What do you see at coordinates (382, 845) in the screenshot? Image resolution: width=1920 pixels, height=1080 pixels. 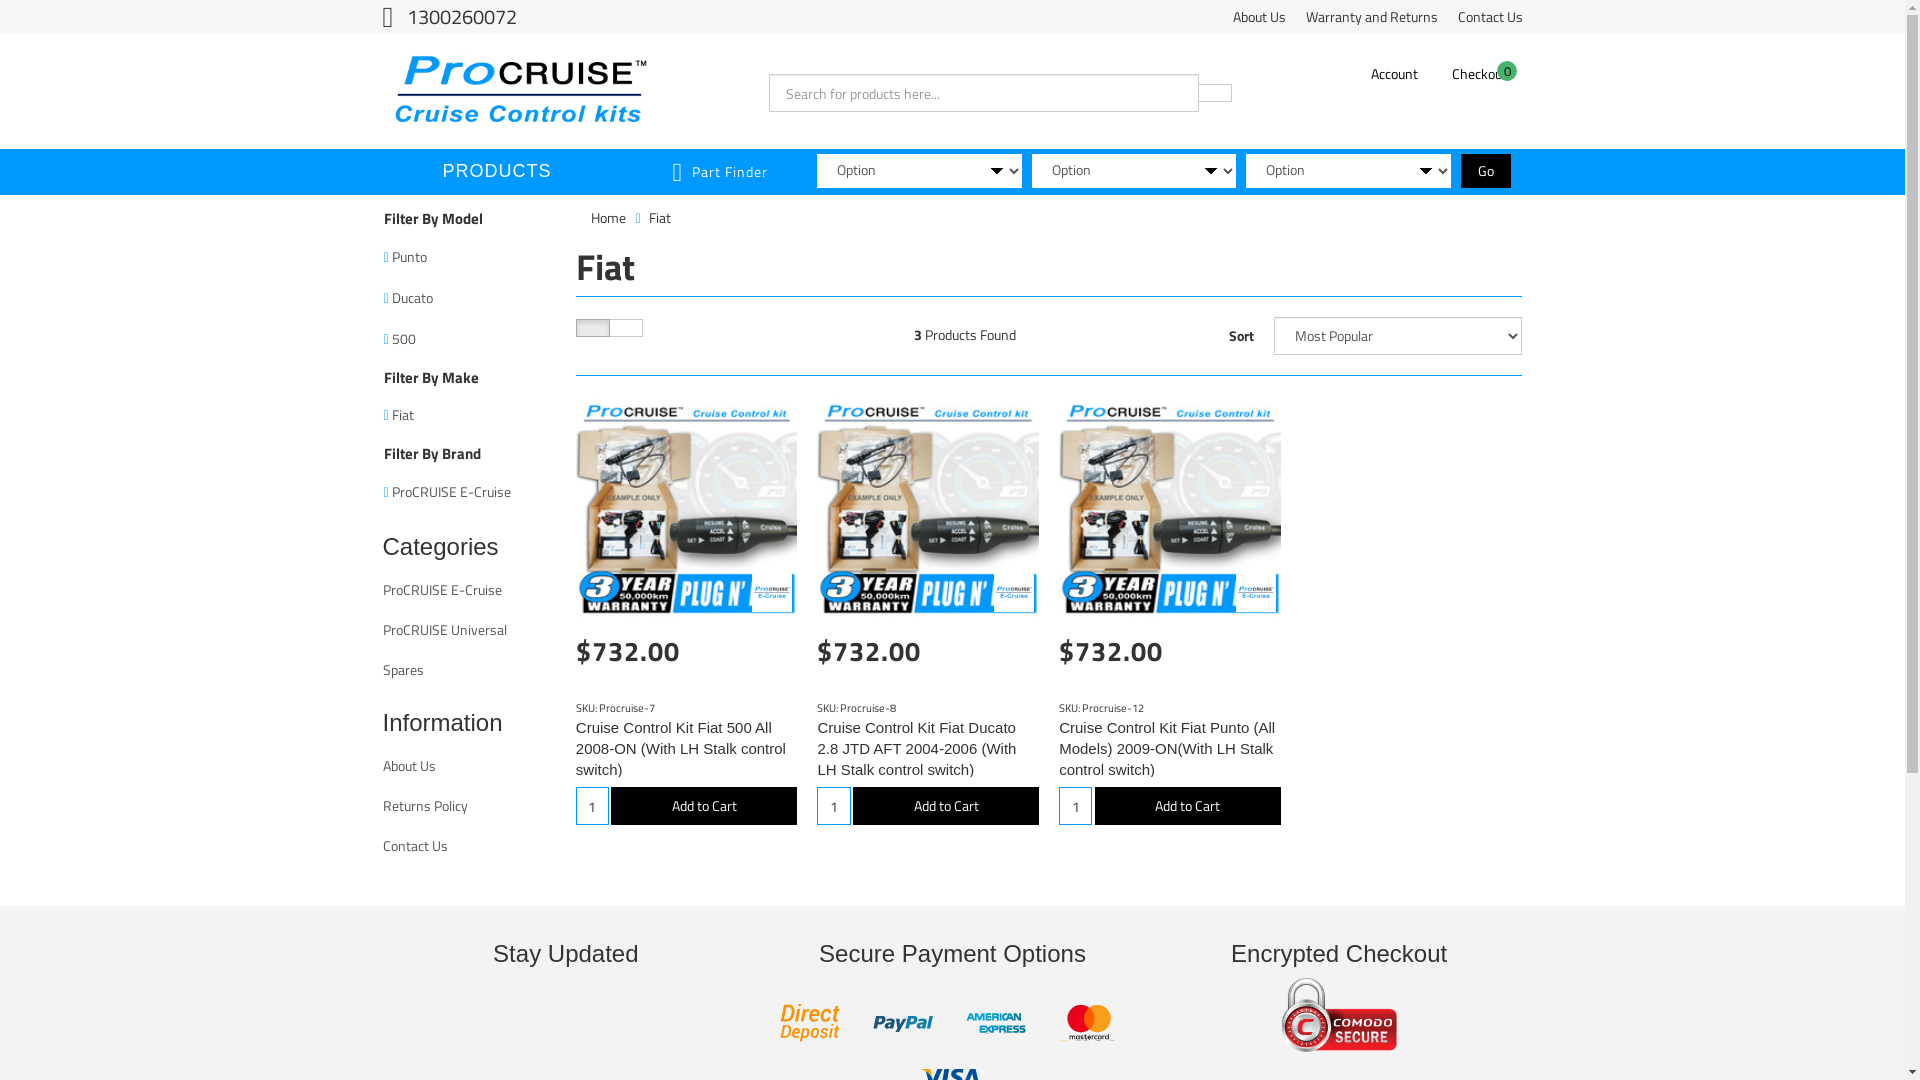 I see `'Contact Us'` at bounding box center [382, 845].